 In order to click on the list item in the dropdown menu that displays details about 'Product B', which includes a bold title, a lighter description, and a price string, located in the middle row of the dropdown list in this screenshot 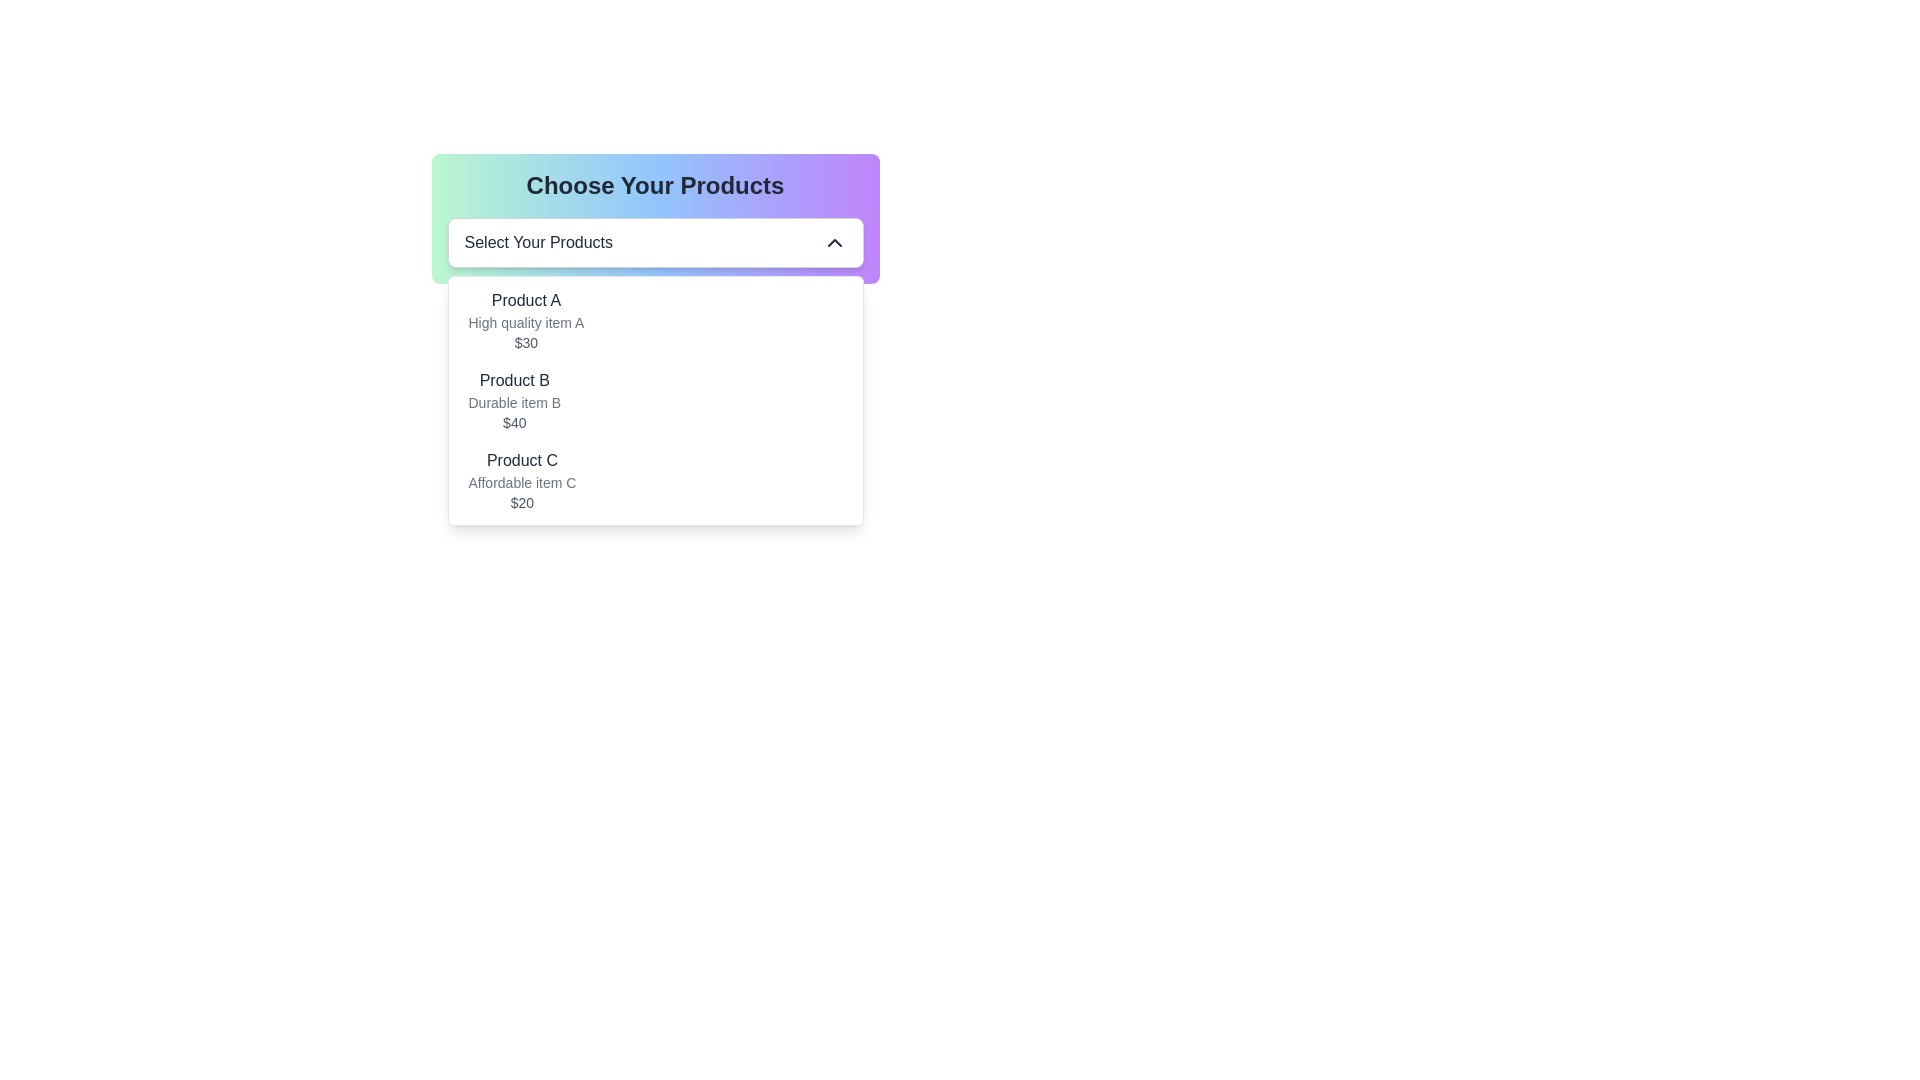, I will do `click(655, 401)`.